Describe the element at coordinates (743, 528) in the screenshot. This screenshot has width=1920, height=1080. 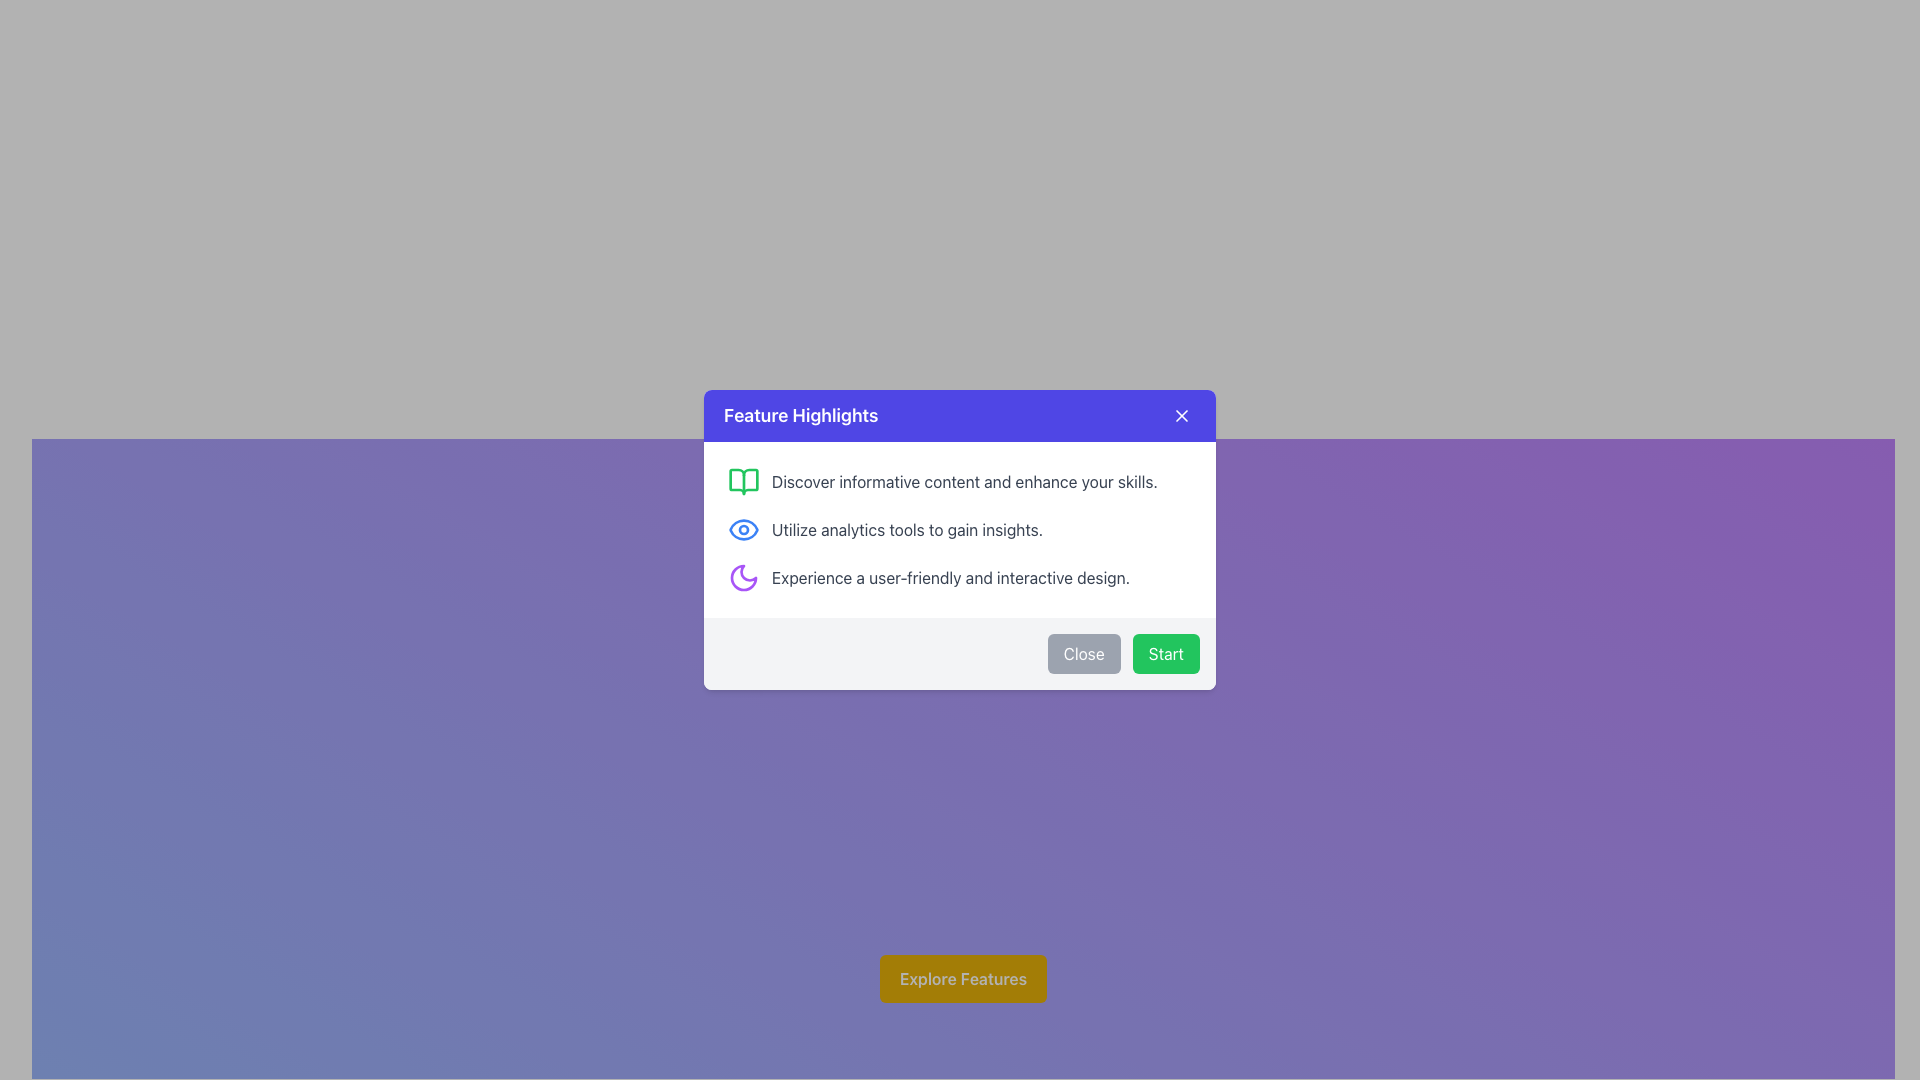
I see `the visibility icon located in the second row of the 'Feature Highlights' modal, positioned left of the text 'Utilize analytics tools to gain insights.'` at that location.